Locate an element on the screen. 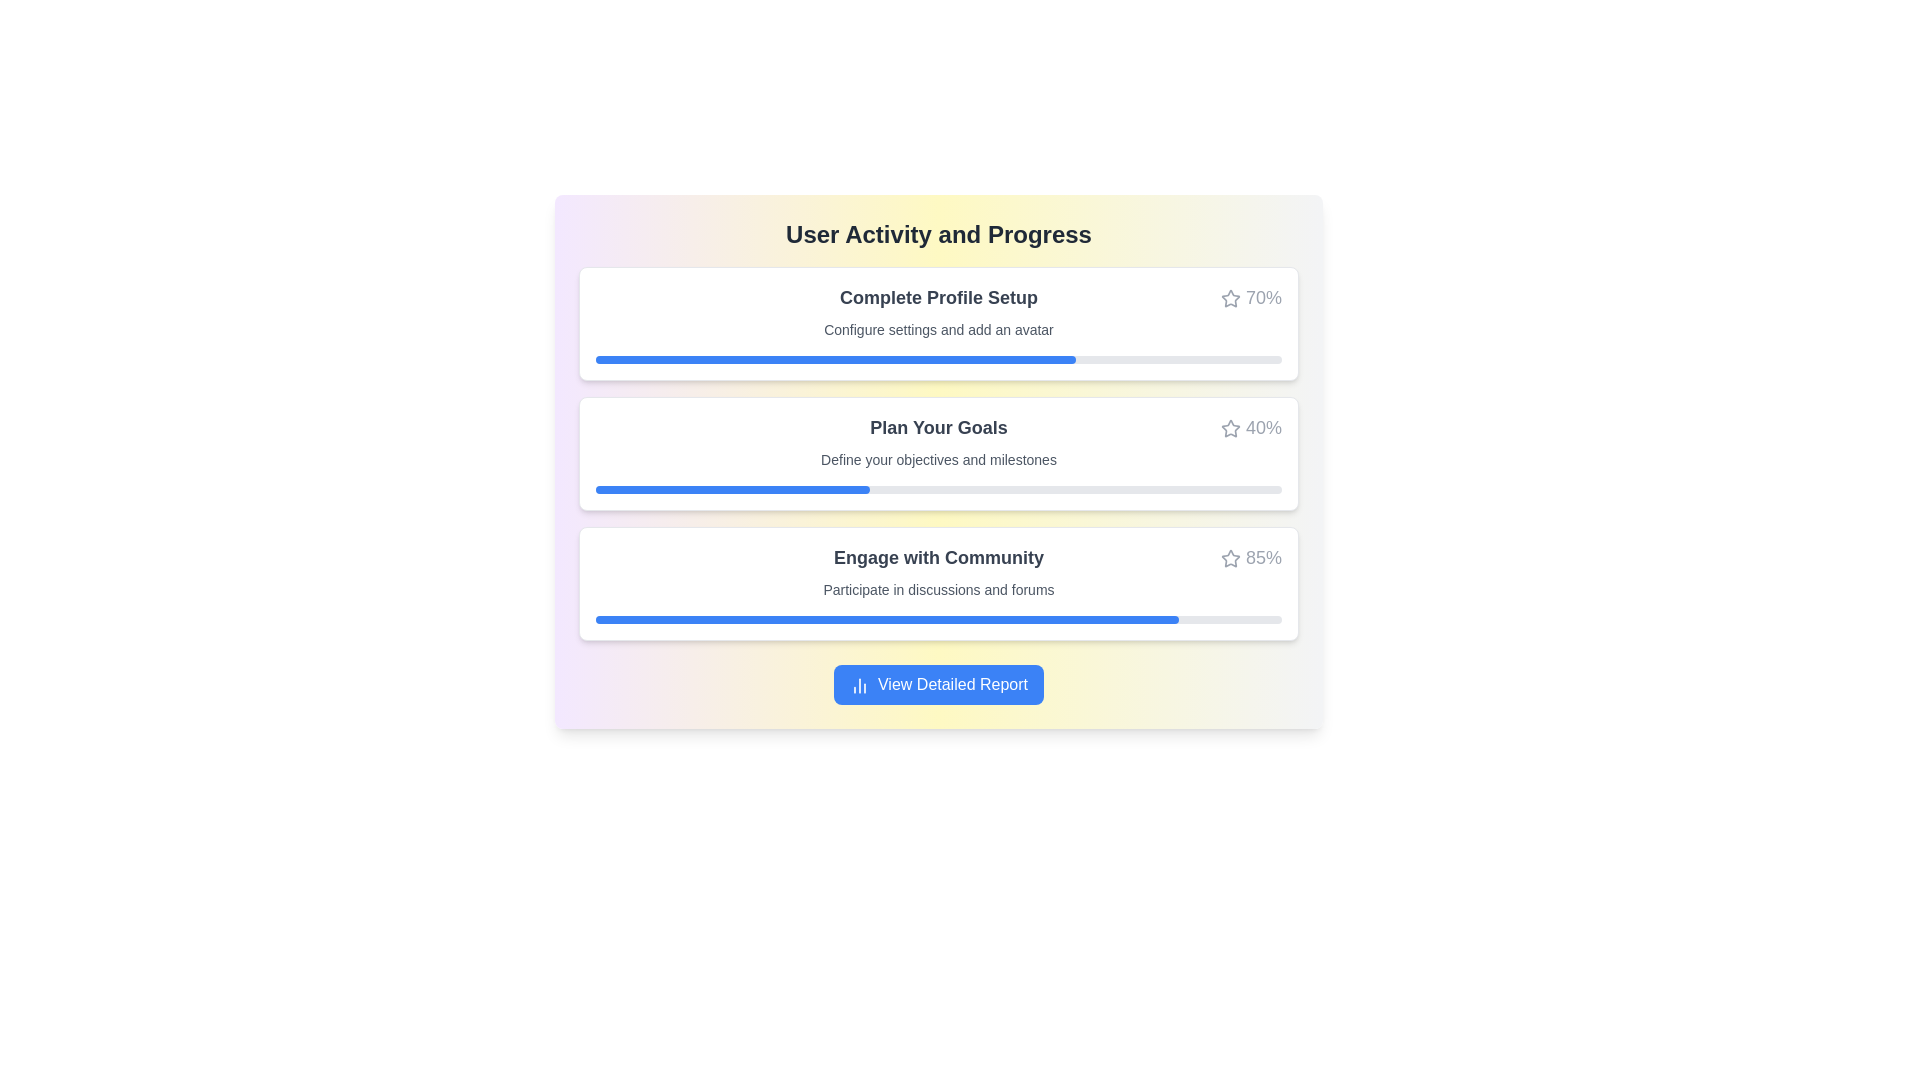  the progress bar indicator that visually represents 40% completion of the task in the 'Plan Your Goals' section, located below the corresponding text is located at coordinates (732, 489).